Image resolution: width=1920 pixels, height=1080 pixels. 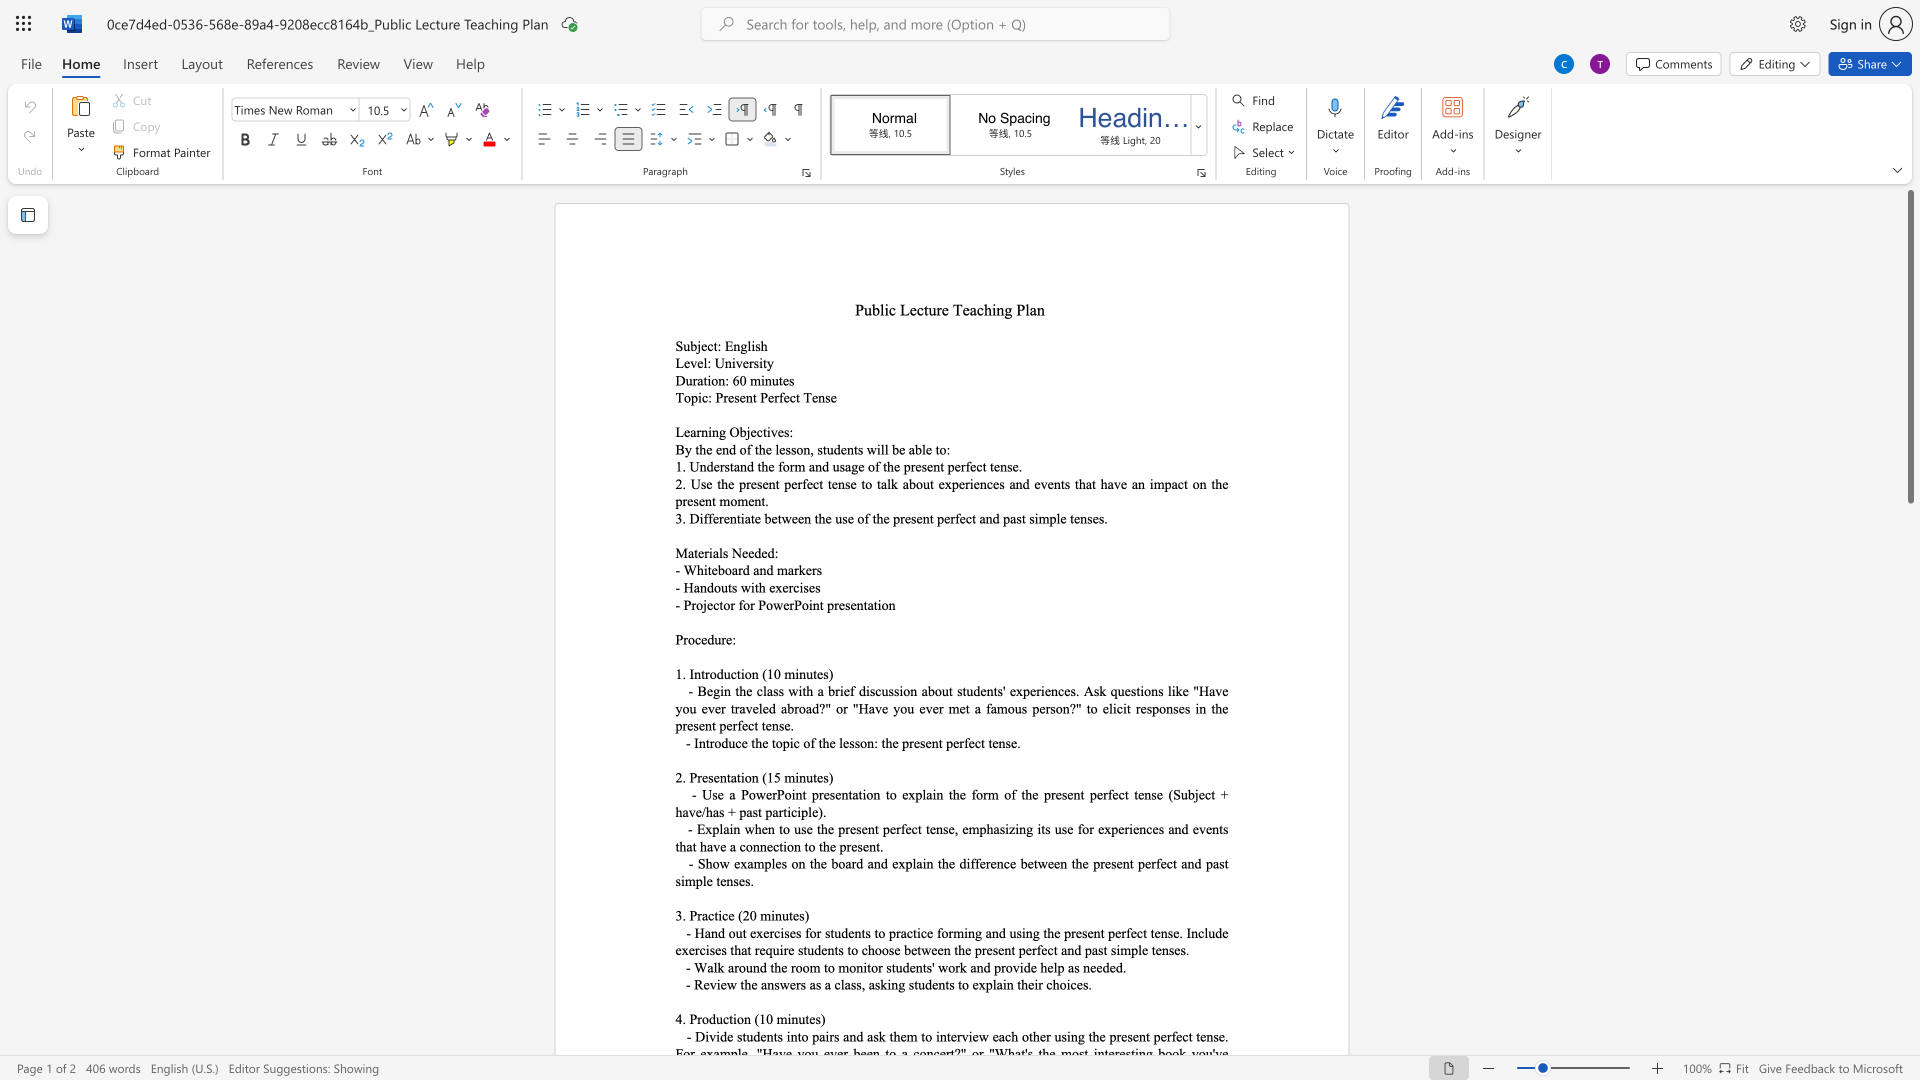 I want to click on the space between the continuous character "c" and "e" in the text, so click(x=727, y=915).